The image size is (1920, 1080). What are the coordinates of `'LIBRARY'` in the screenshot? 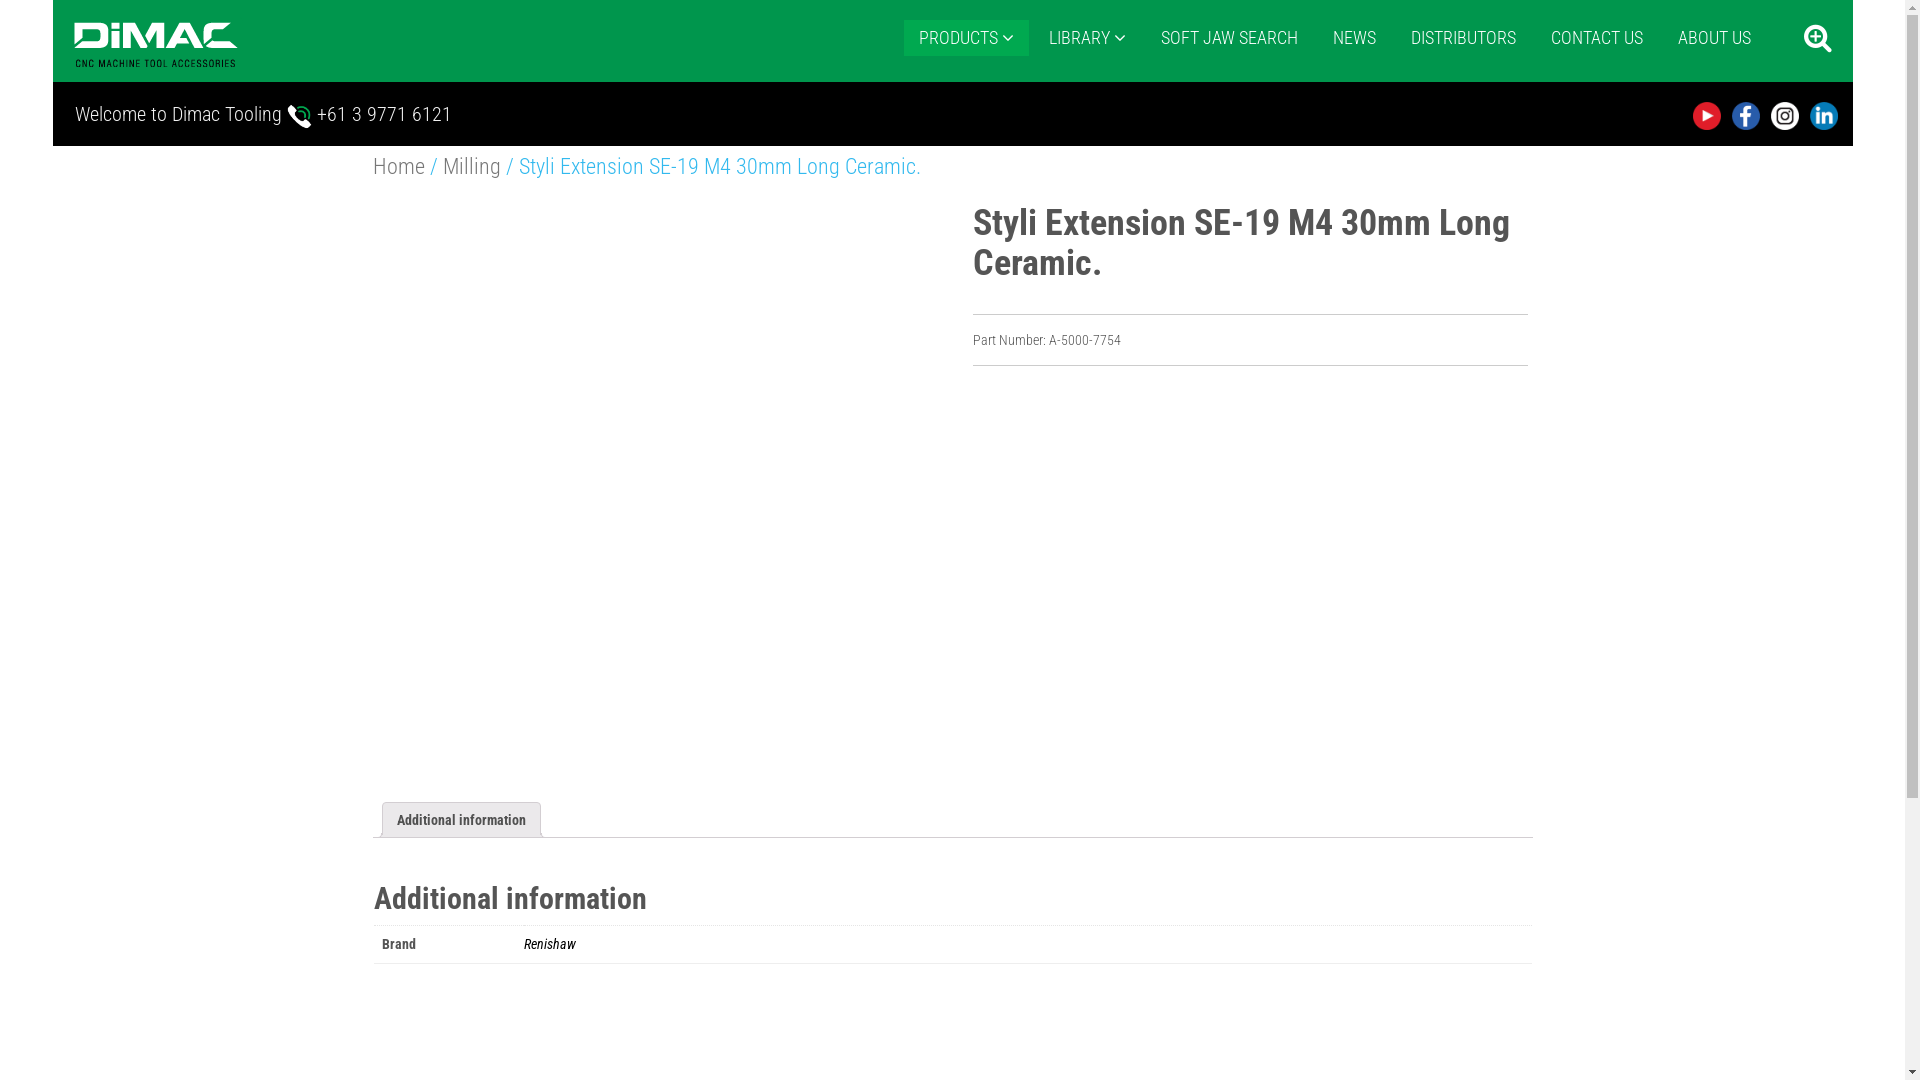 It's located at (1086, 38).